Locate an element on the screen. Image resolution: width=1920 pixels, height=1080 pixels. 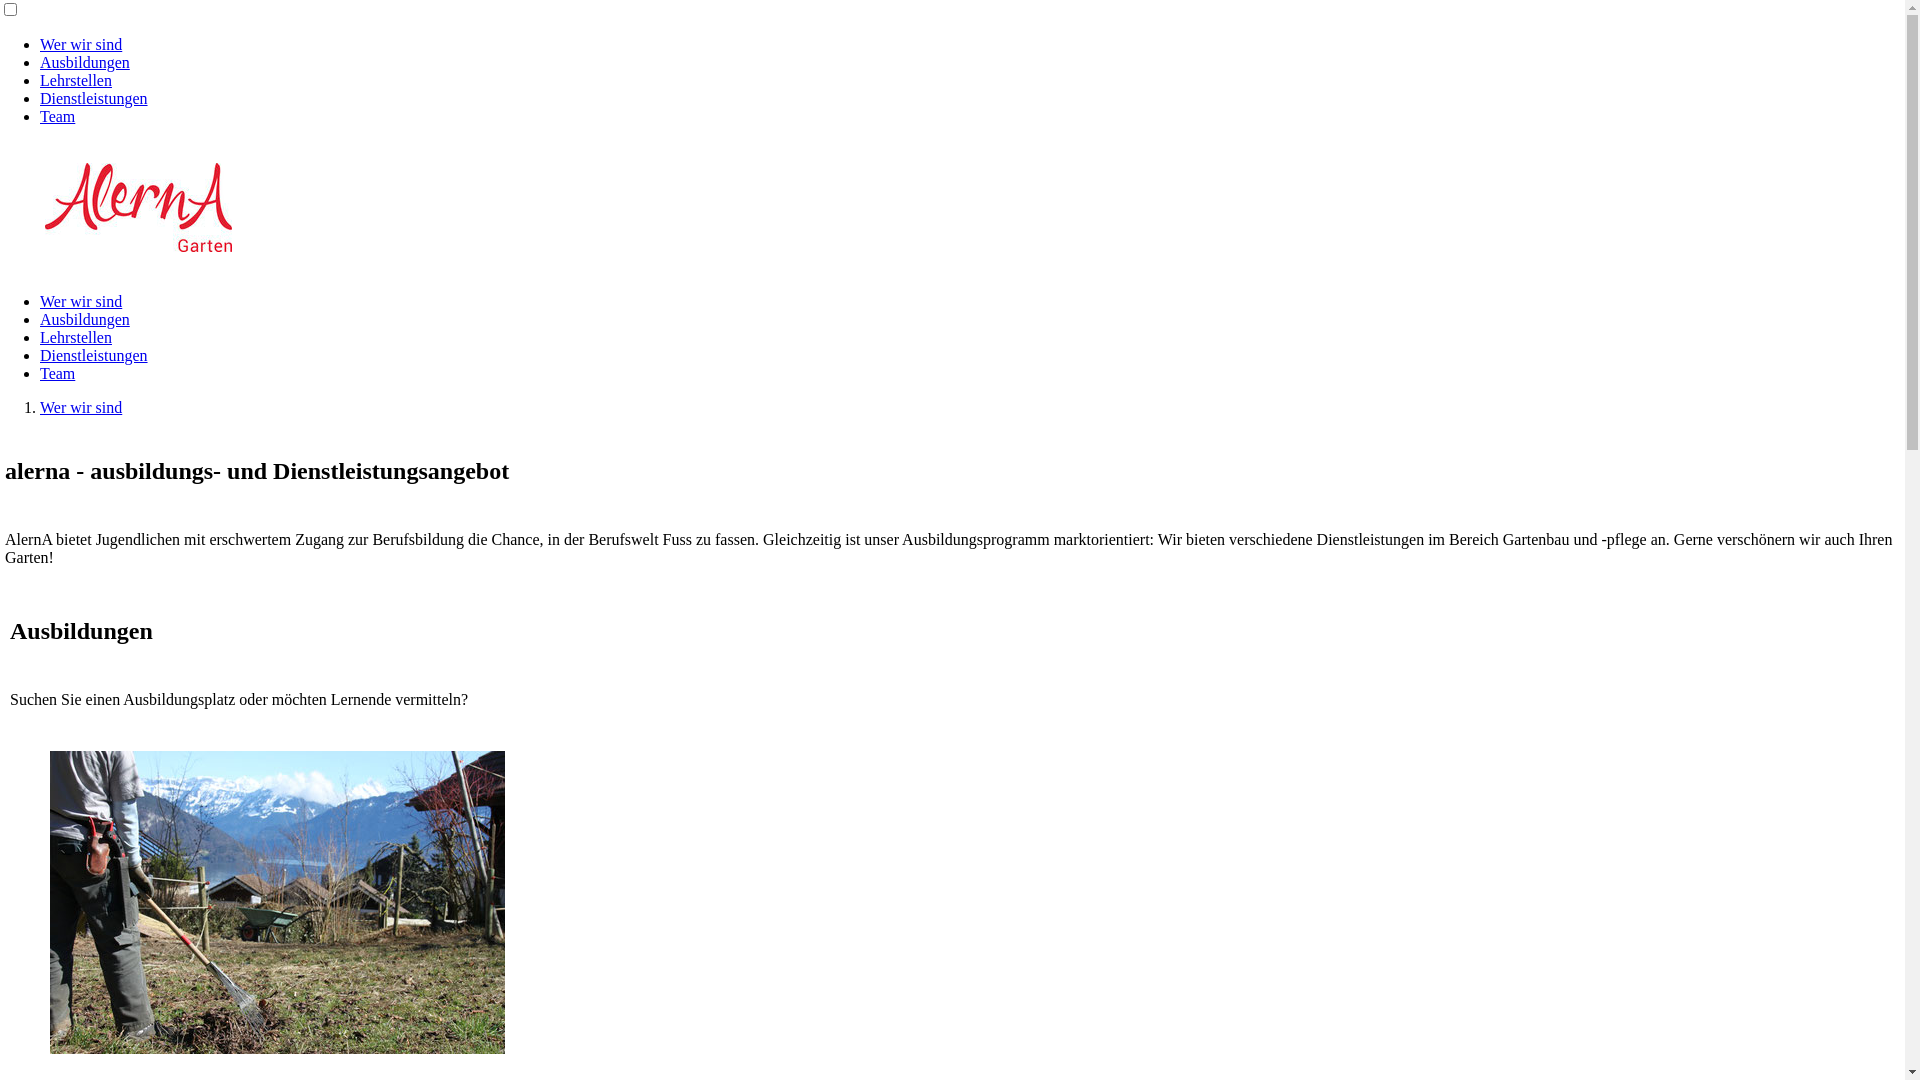
'Wer wir sind' is located at coordinates (80, 44).